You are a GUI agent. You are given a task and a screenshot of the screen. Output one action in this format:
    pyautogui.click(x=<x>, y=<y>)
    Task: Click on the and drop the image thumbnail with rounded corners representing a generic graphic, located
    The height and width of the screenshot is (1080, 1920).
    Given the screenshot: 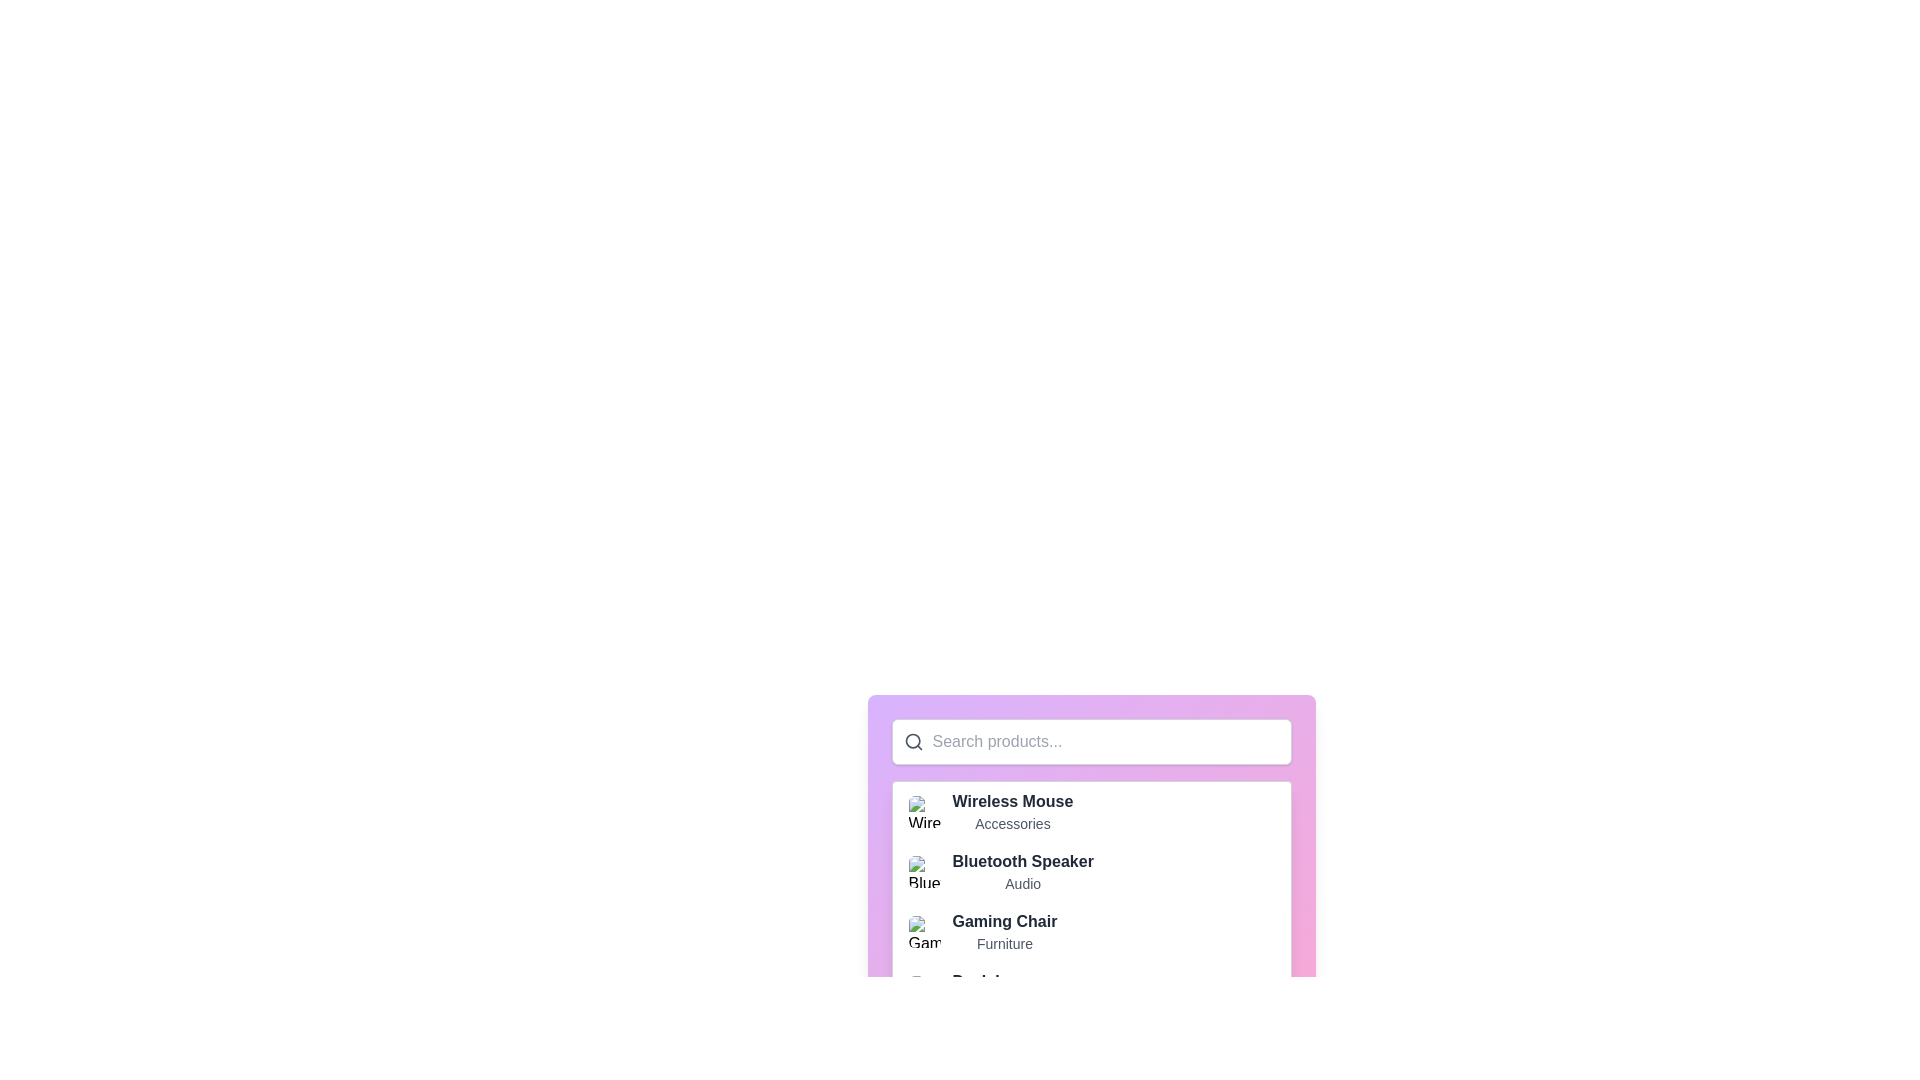 What is the action you would take?
    pyautogui.click(x=923, y=932)
    